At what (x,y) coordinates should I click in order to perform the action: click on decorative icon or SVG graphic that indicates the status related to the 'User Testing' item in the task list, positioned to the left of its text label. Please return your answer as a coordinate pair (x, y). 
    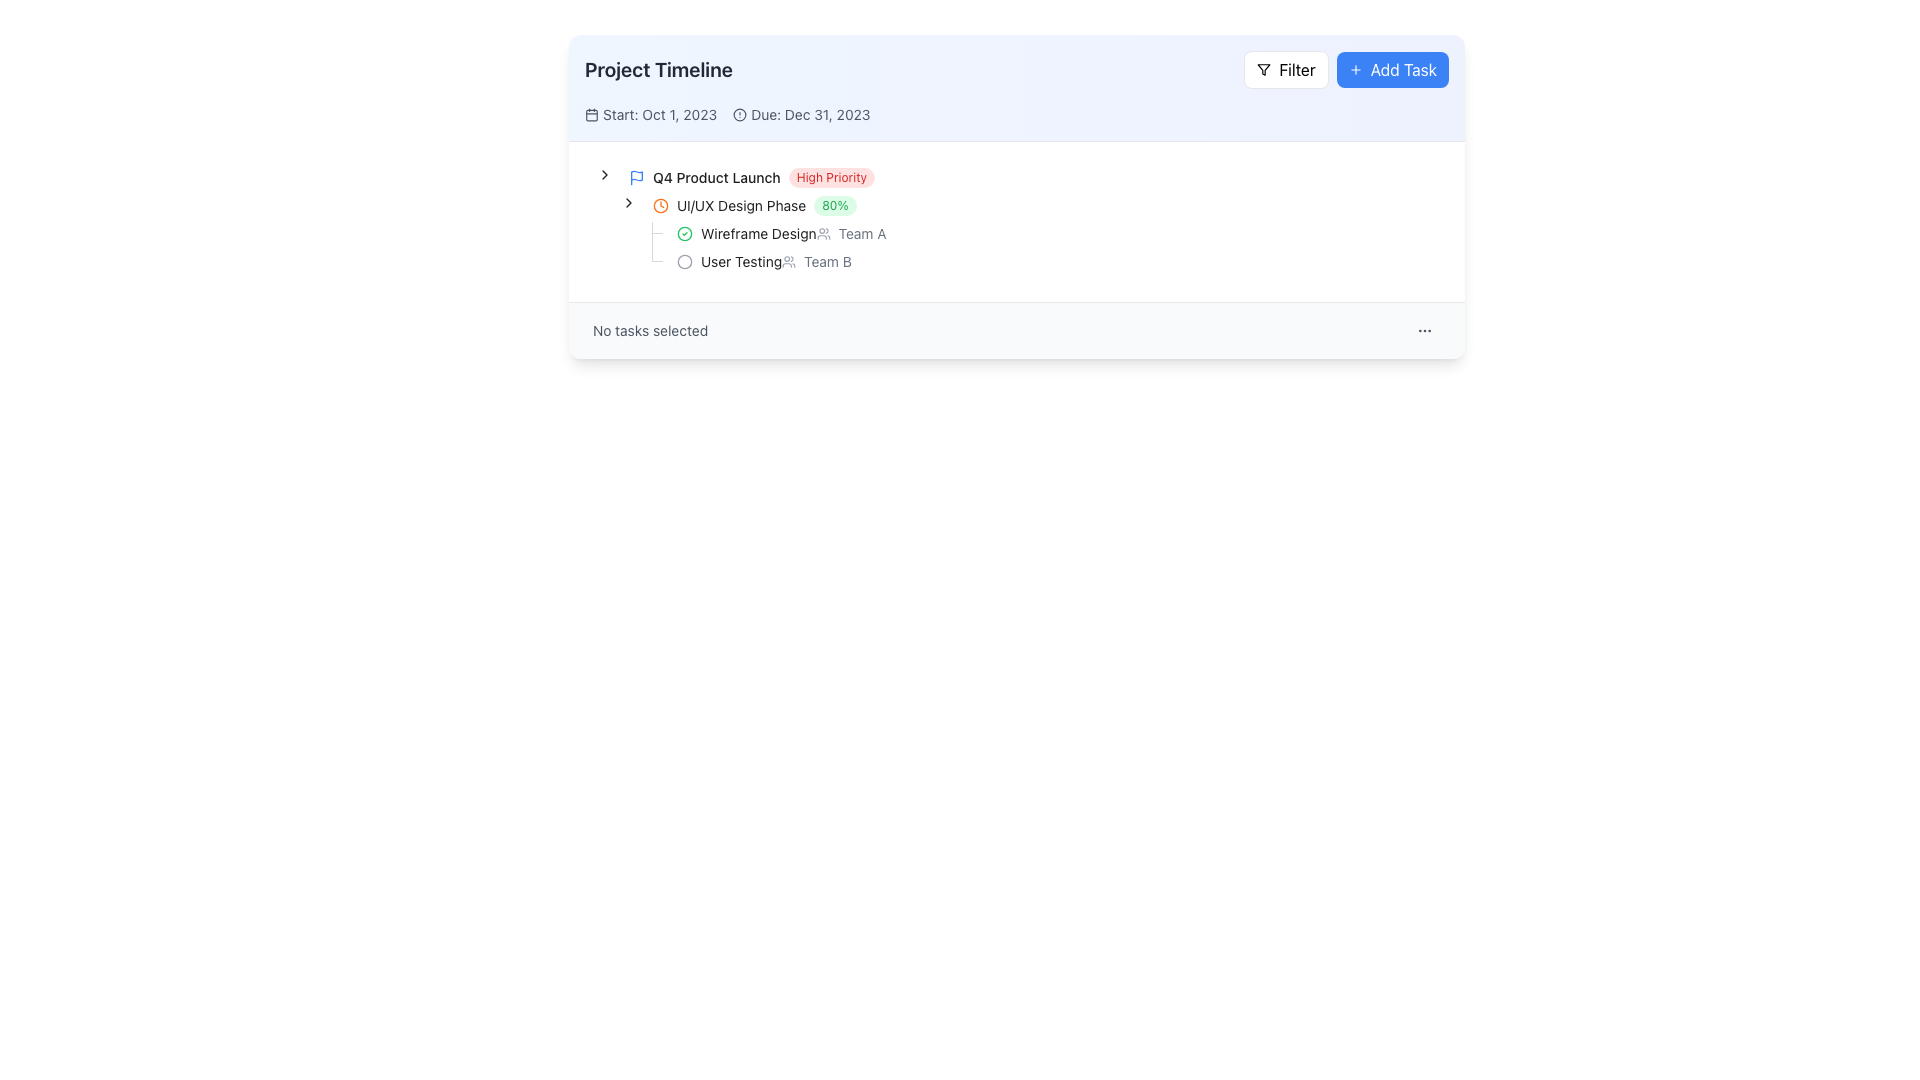
    Looking at the image, I should click on (685, 261).